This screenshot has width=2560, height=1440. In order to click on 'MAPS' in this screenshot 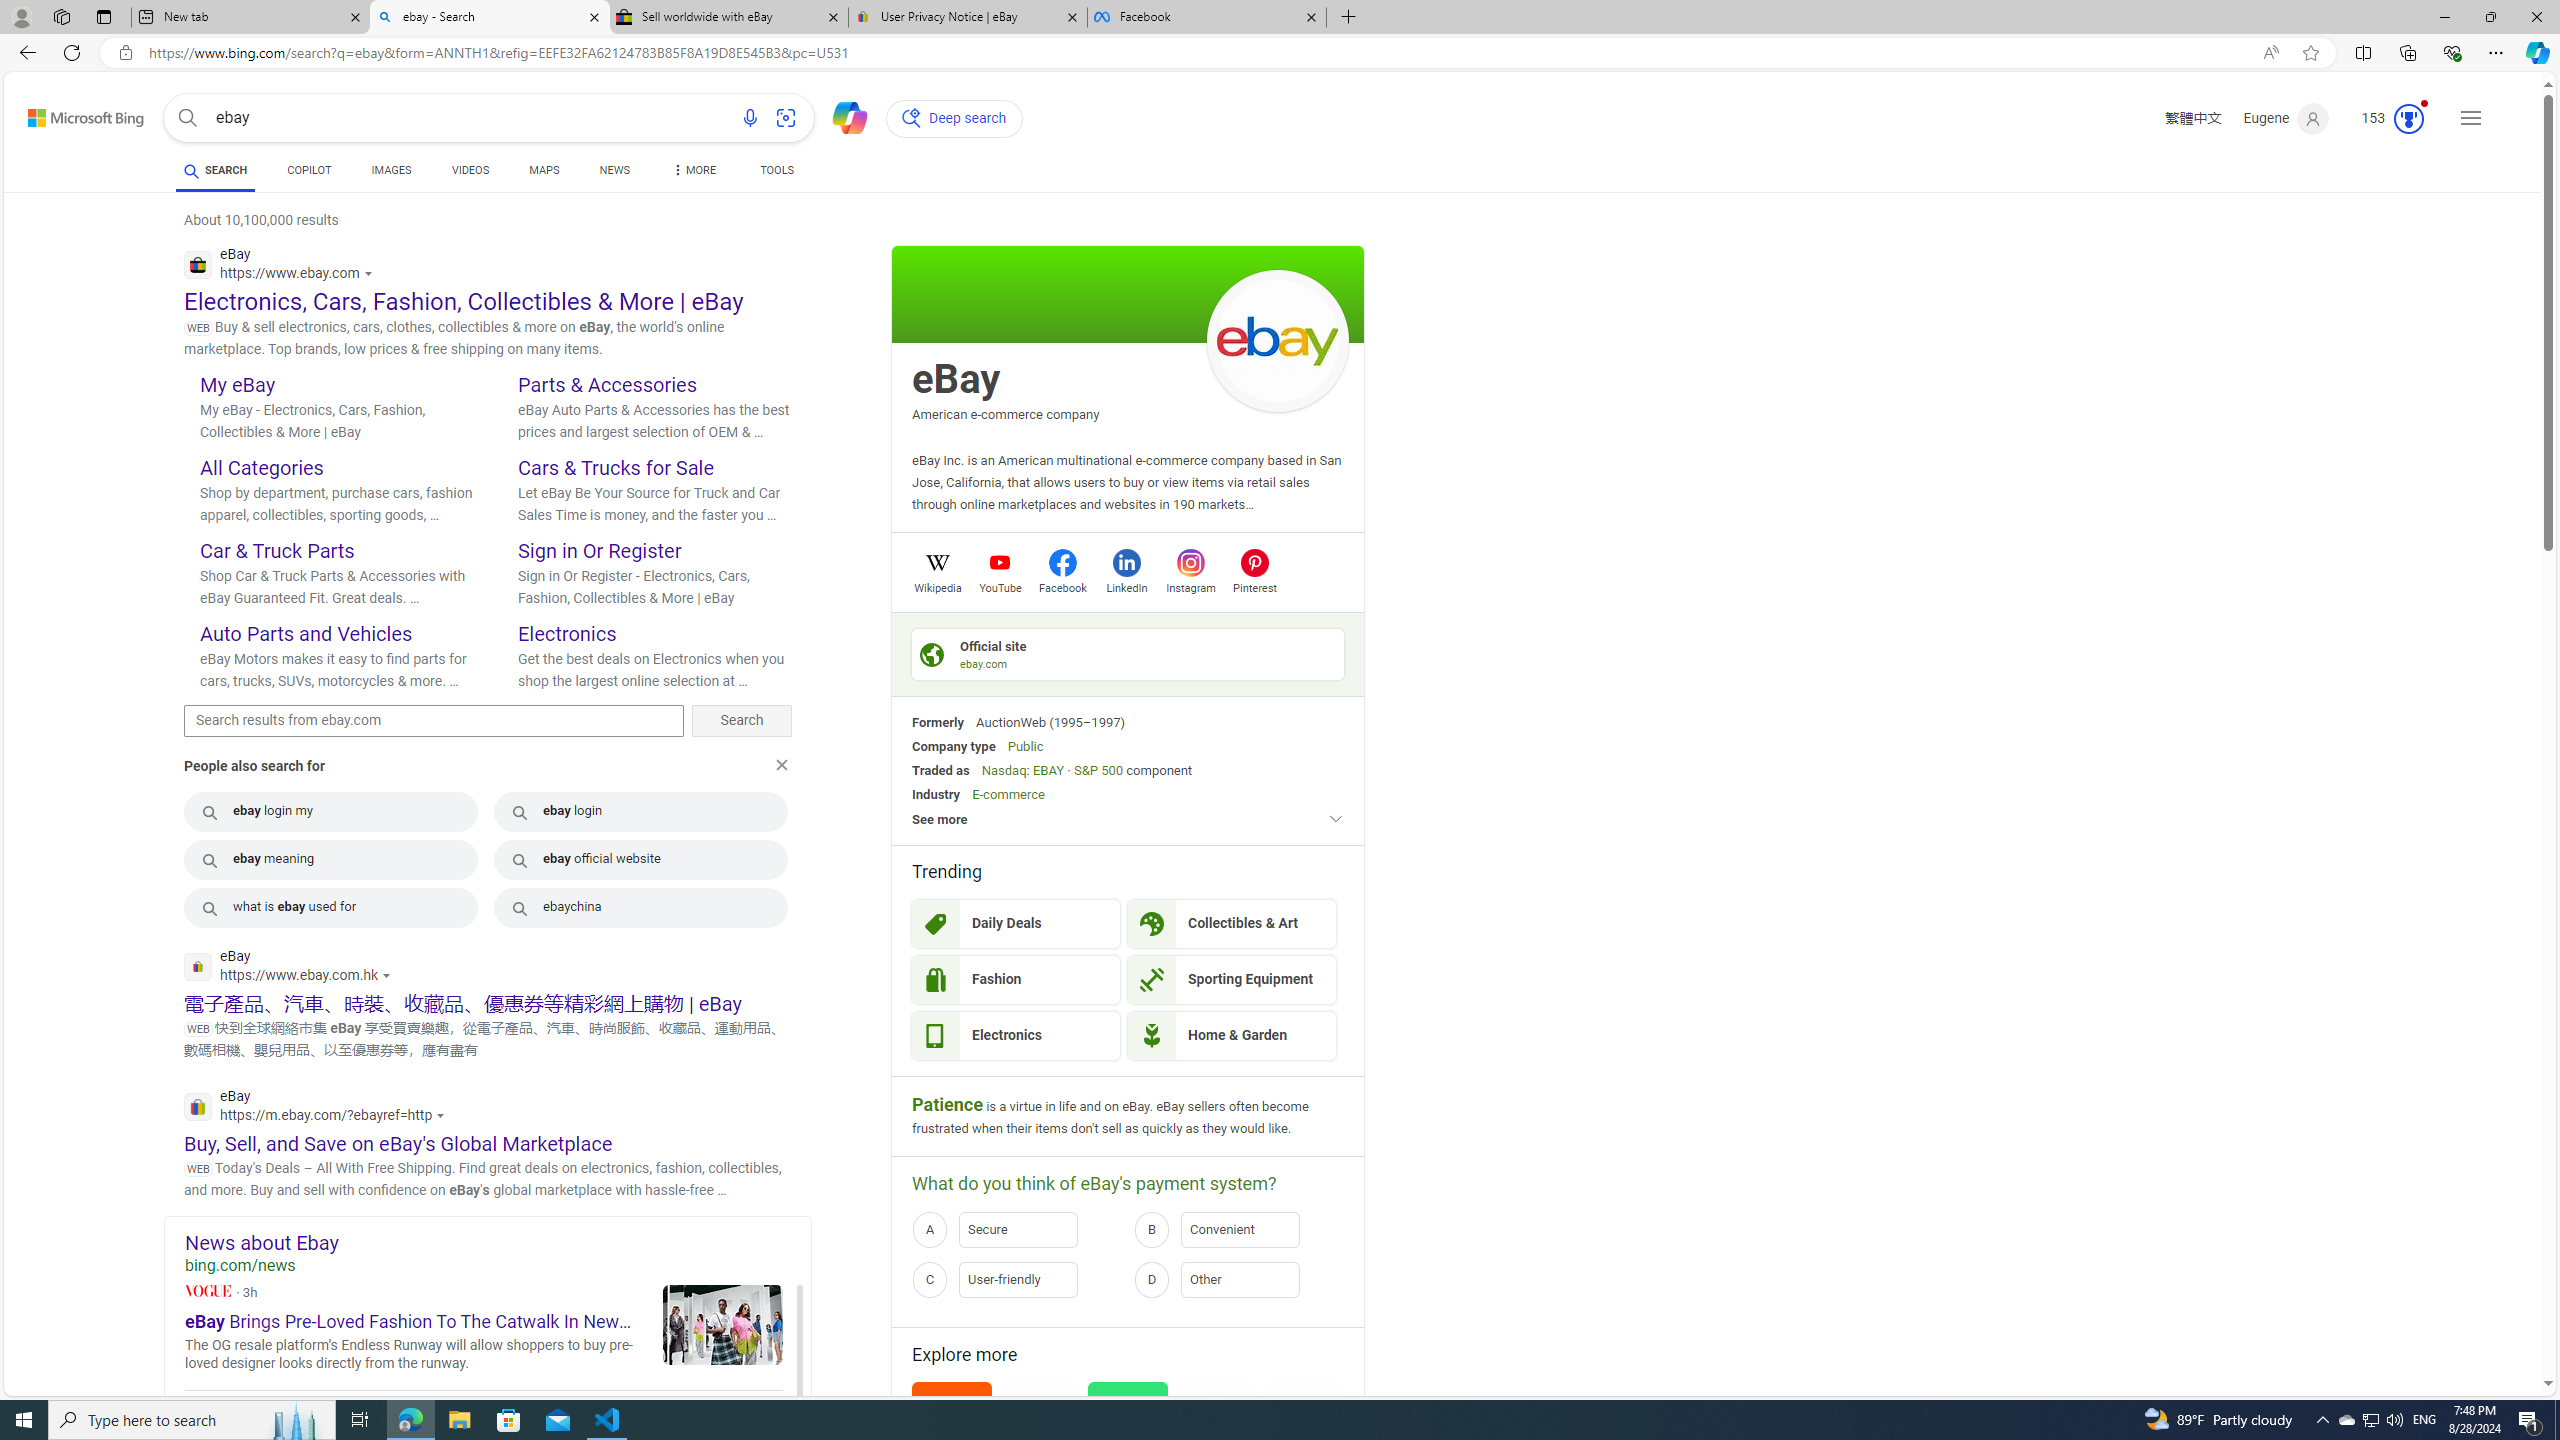, I will do `click(545, 172)`.